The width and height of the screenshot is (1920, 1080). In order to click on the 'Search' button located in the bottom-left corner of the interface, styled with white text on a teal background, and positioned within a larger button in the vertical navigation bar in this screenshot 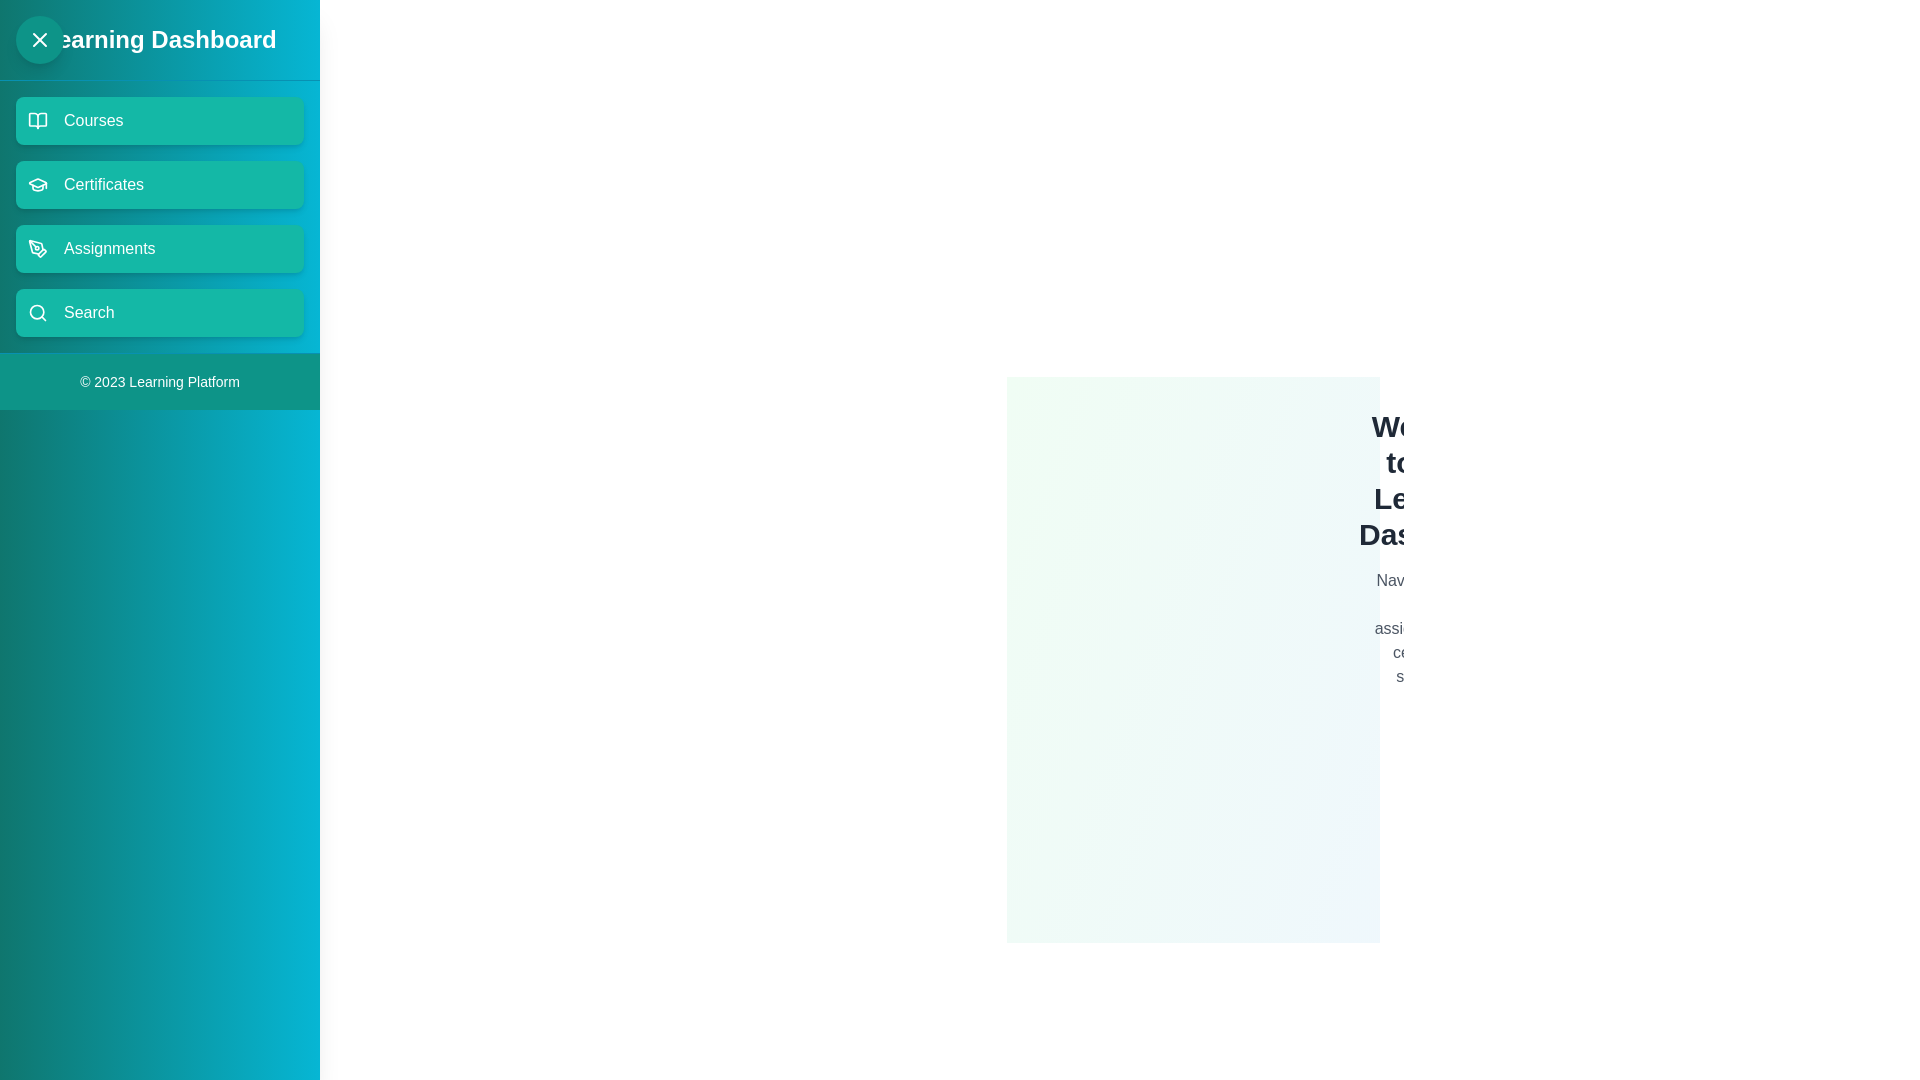, I will do `click(88, 312)`.